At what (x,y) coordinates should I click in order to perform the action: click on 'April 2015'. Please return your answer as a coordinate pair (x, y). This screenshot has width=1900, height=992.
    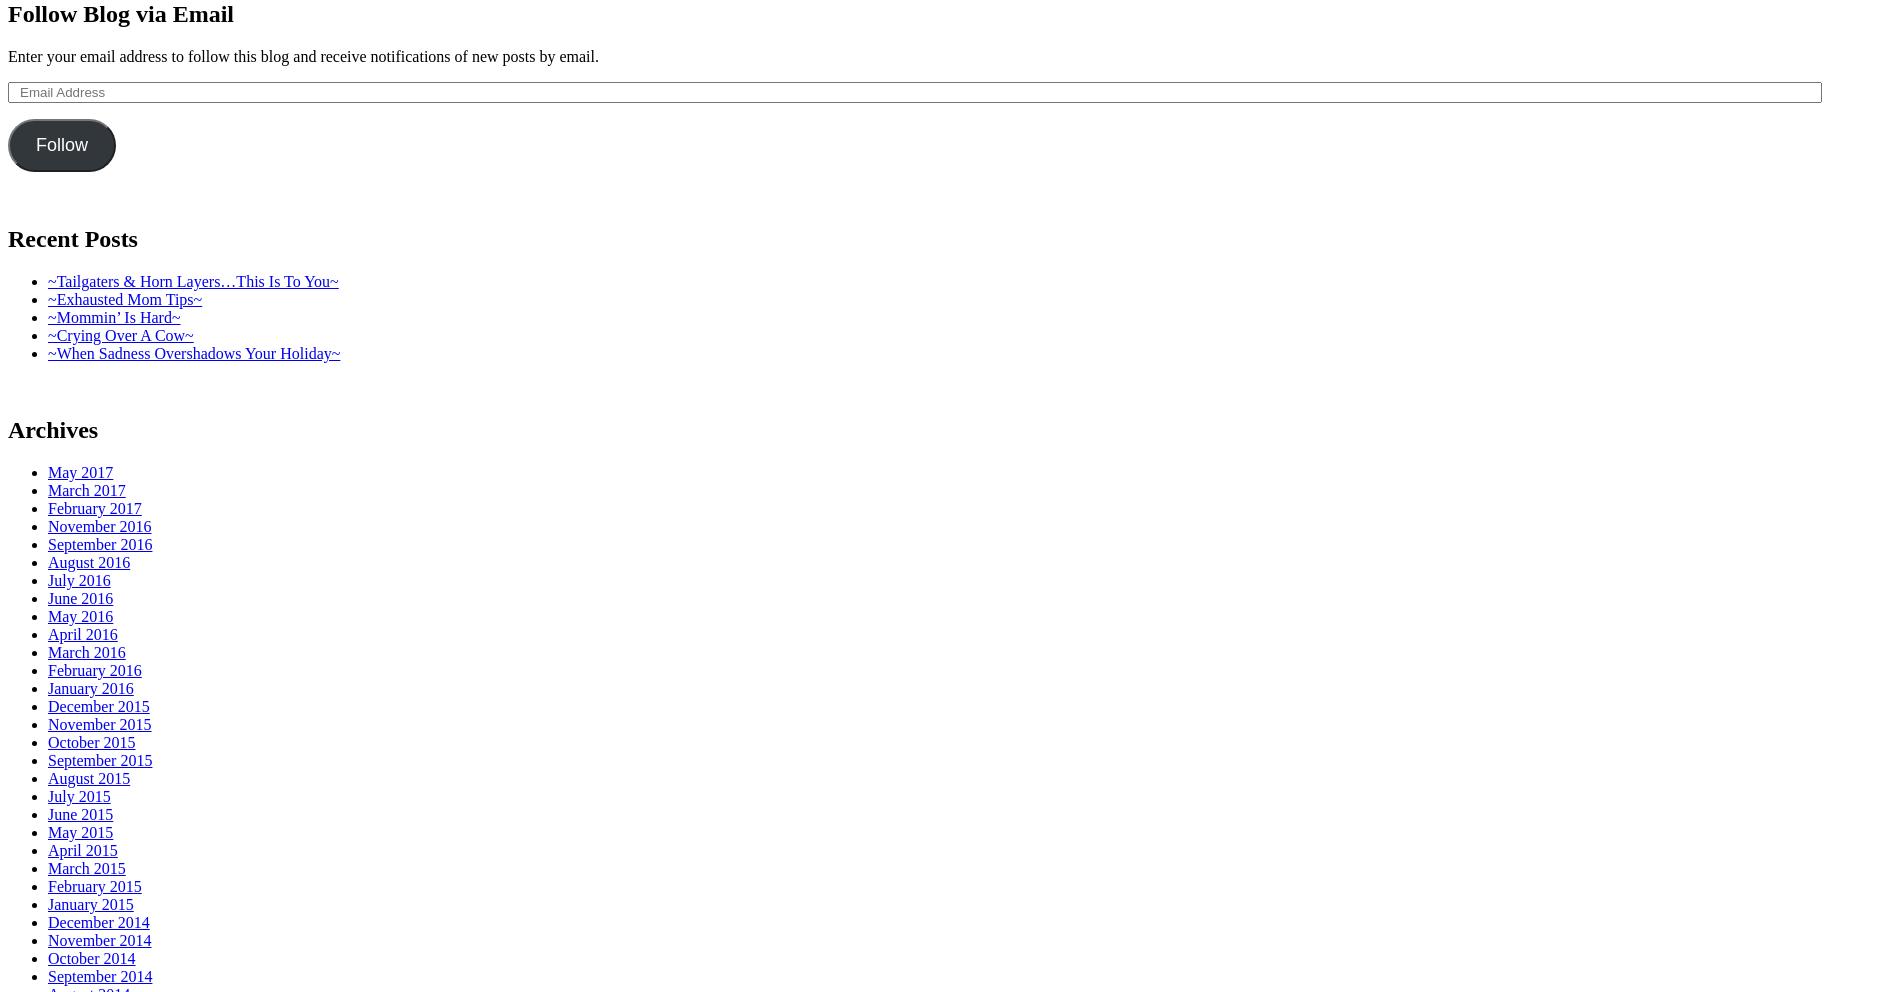
    Looking at the image, I should click on (82, 848).